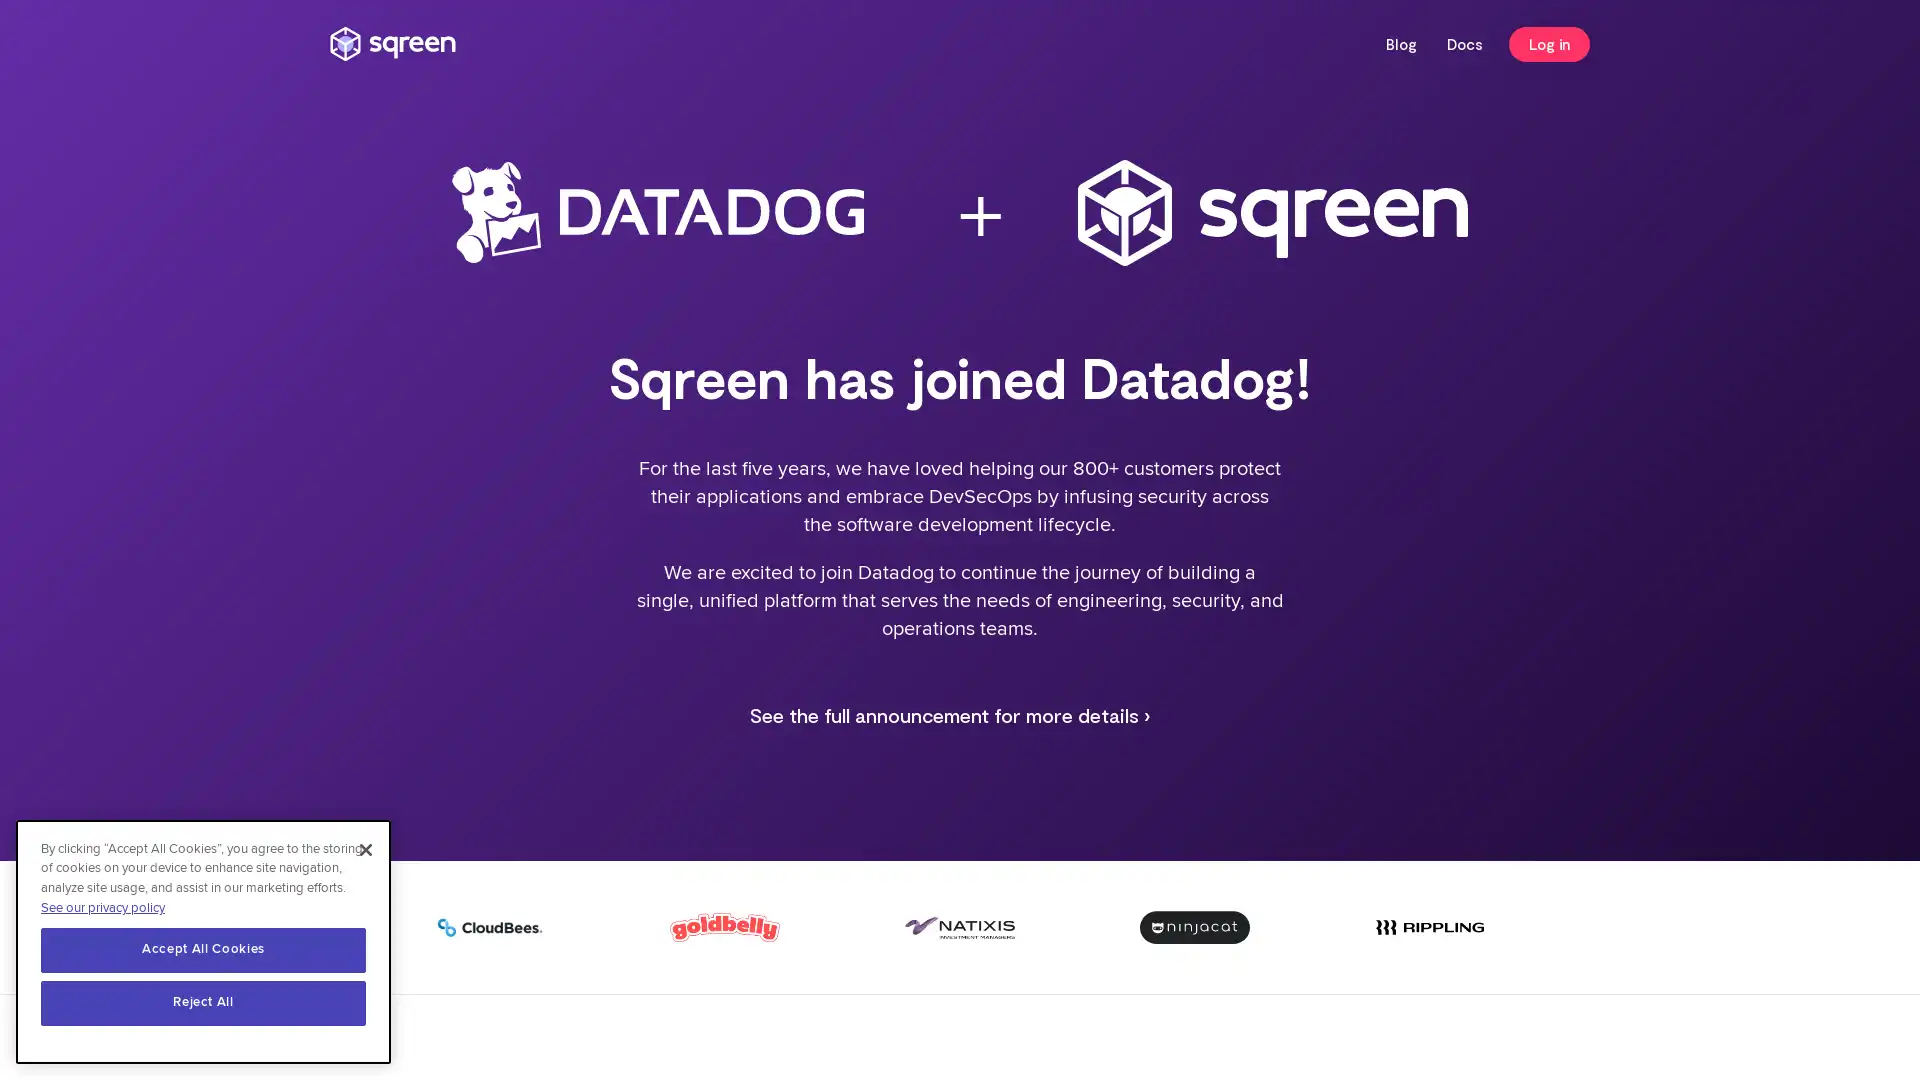  I want to click on Close, so click(365, 851).